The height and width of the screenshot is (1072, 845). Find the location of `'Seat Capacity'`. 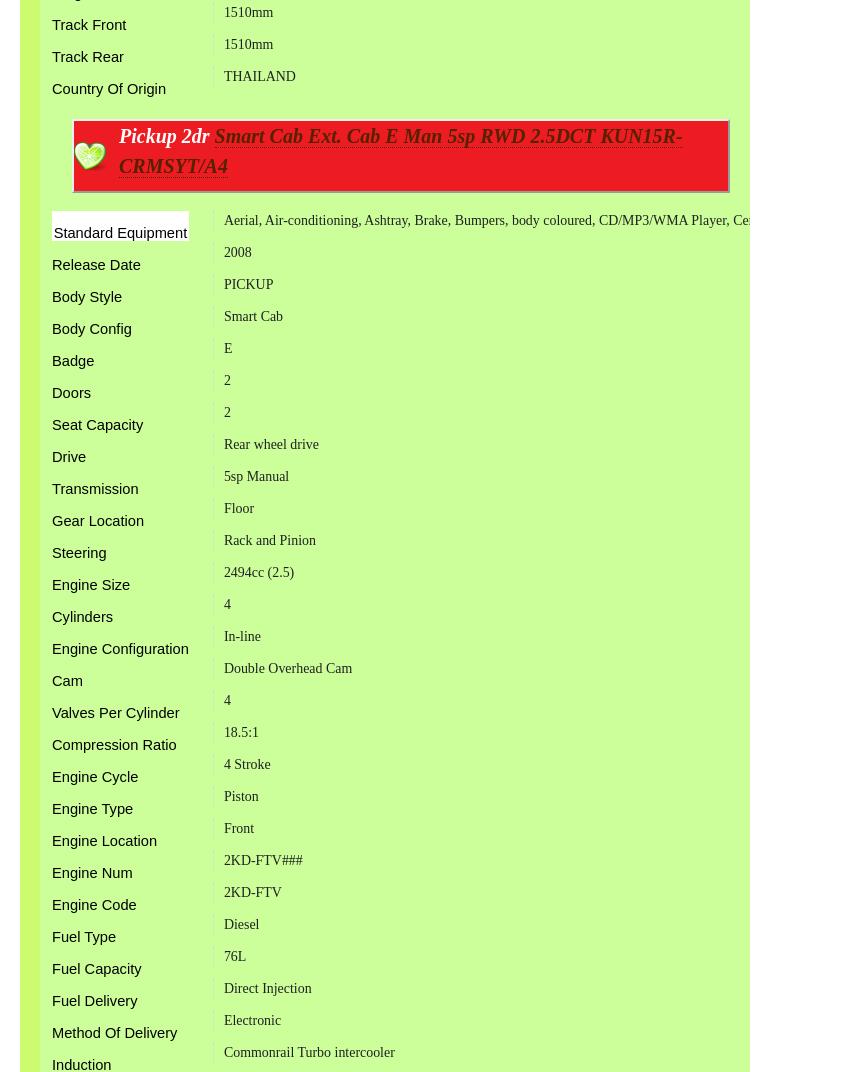

'Seat Capacity' is located at coordinates (50, 424).